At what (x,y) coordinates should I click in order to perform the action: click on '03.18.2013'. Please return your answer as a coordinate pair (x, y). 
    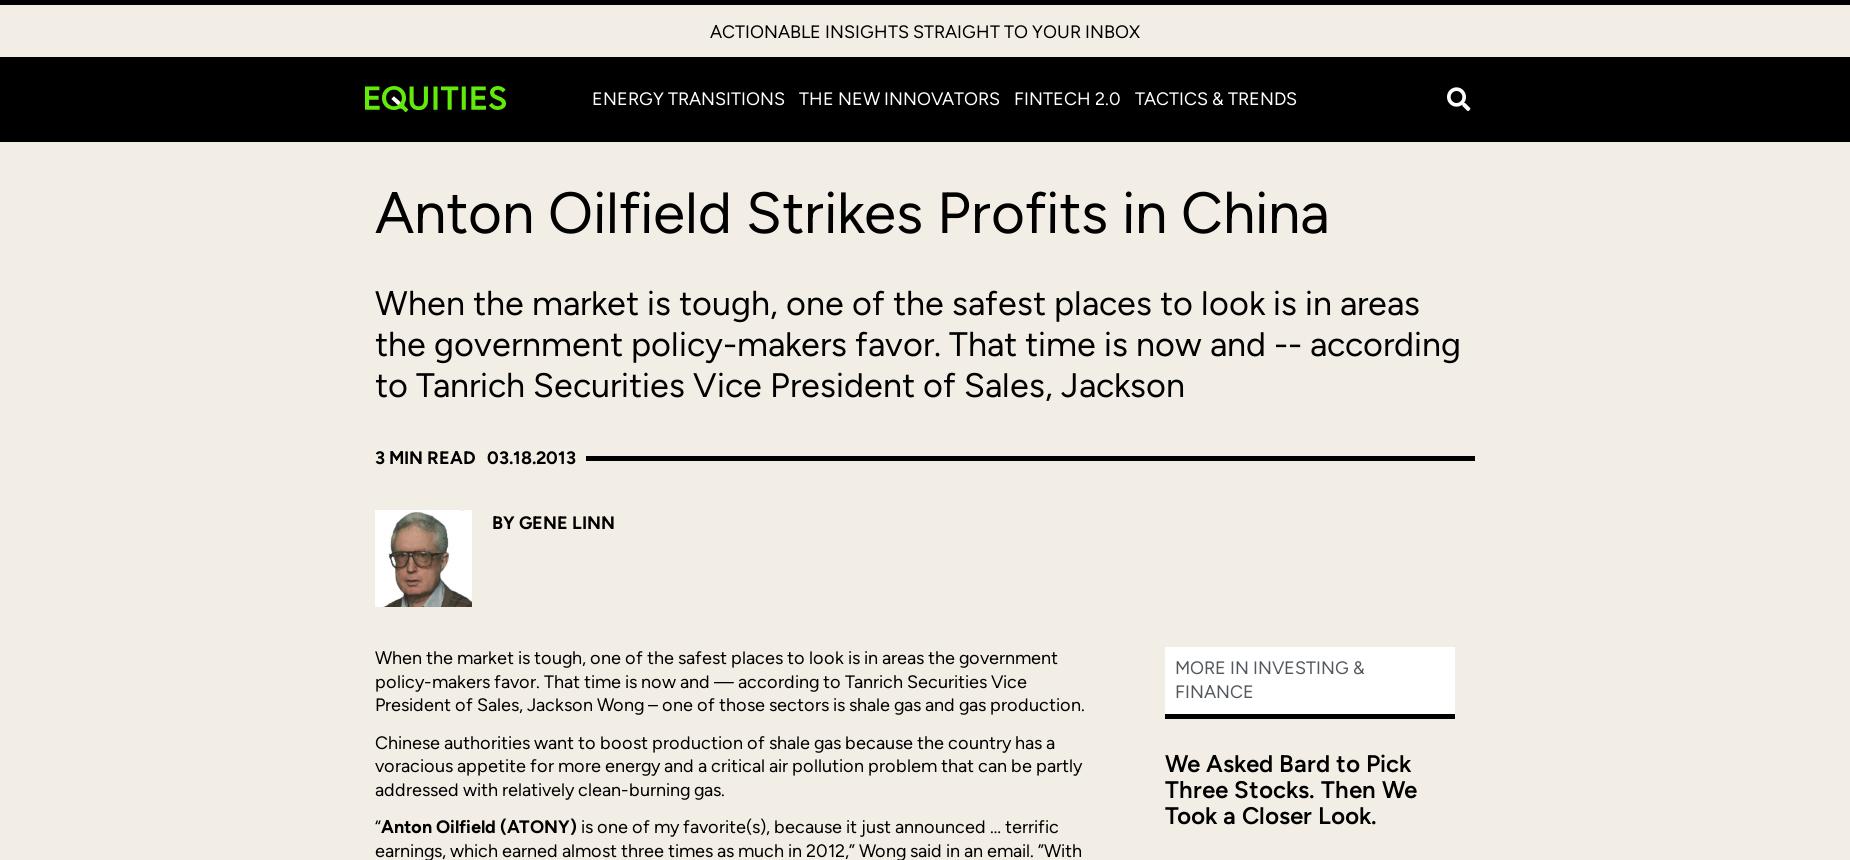
    Looking at the image, I should click on (531, 457).